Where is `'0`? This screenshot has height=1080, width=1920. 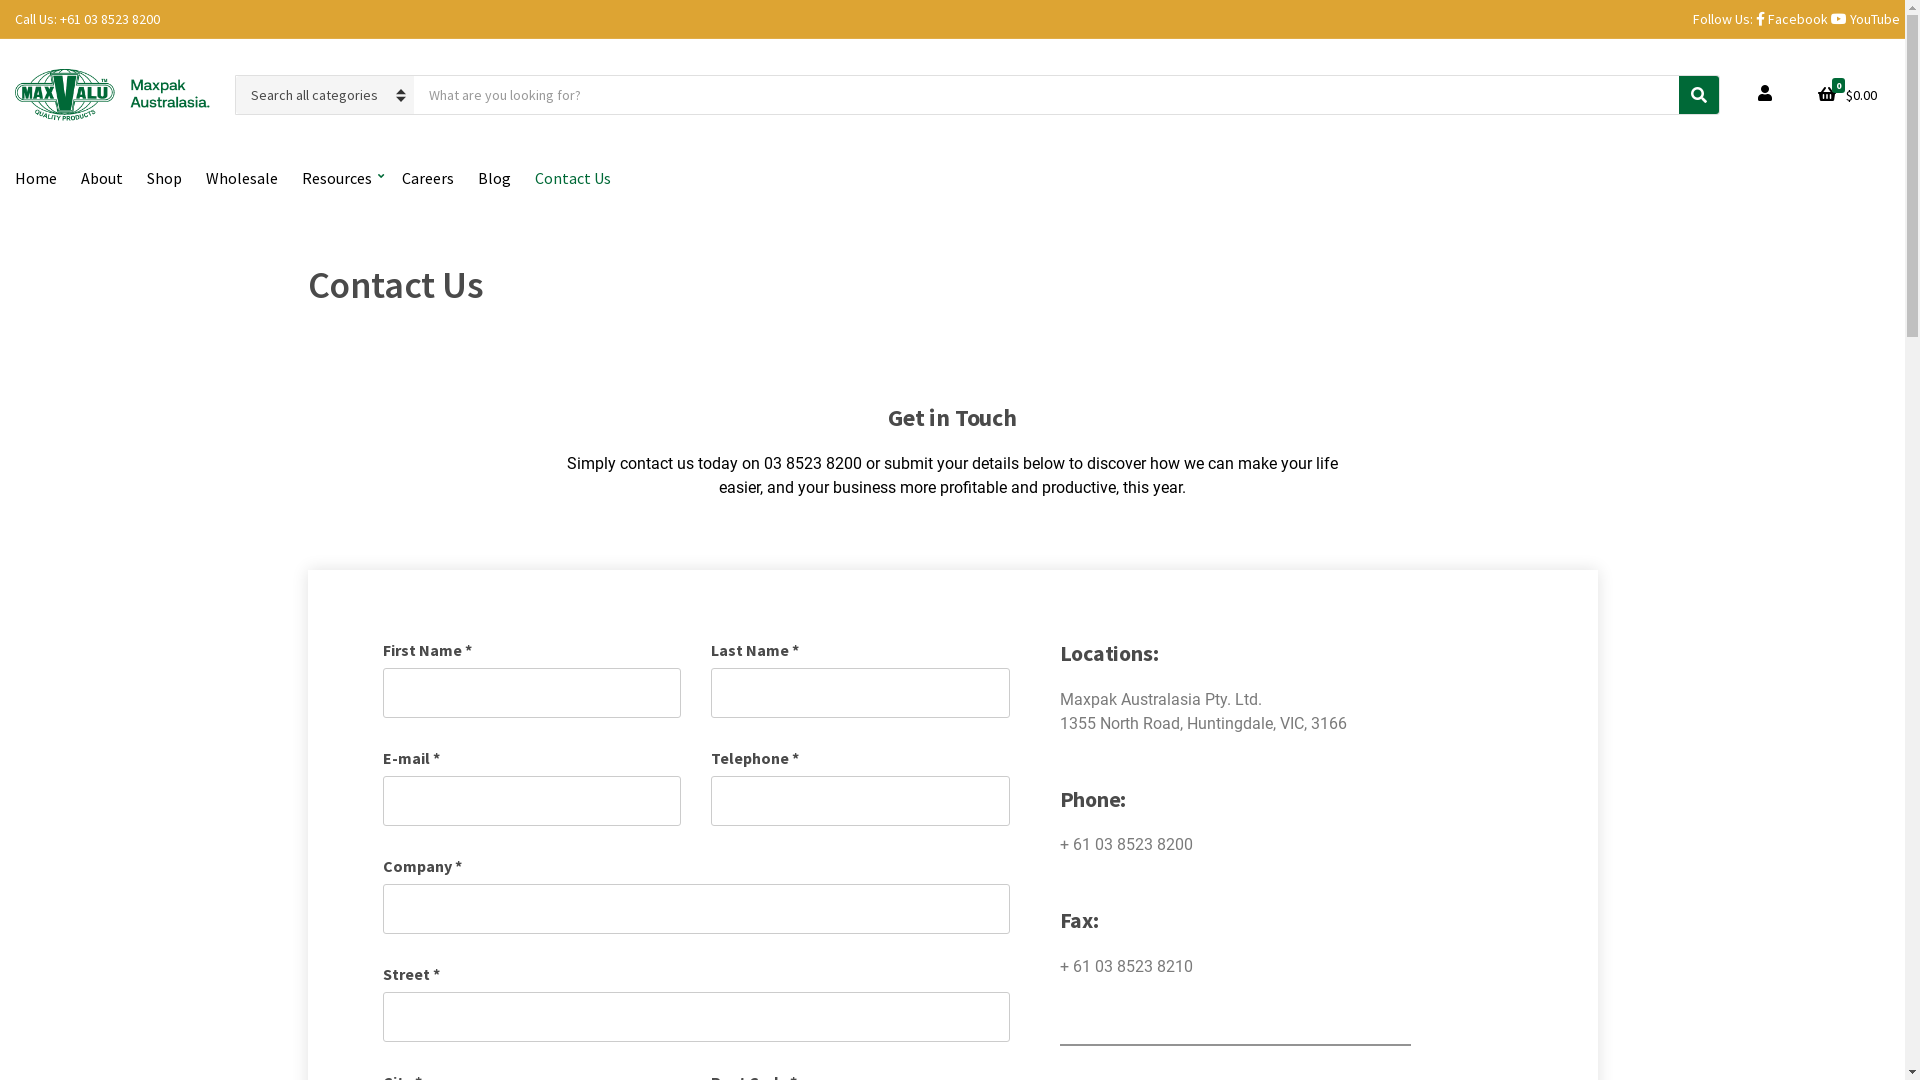
'0 is located at coordinates (1846, 95).